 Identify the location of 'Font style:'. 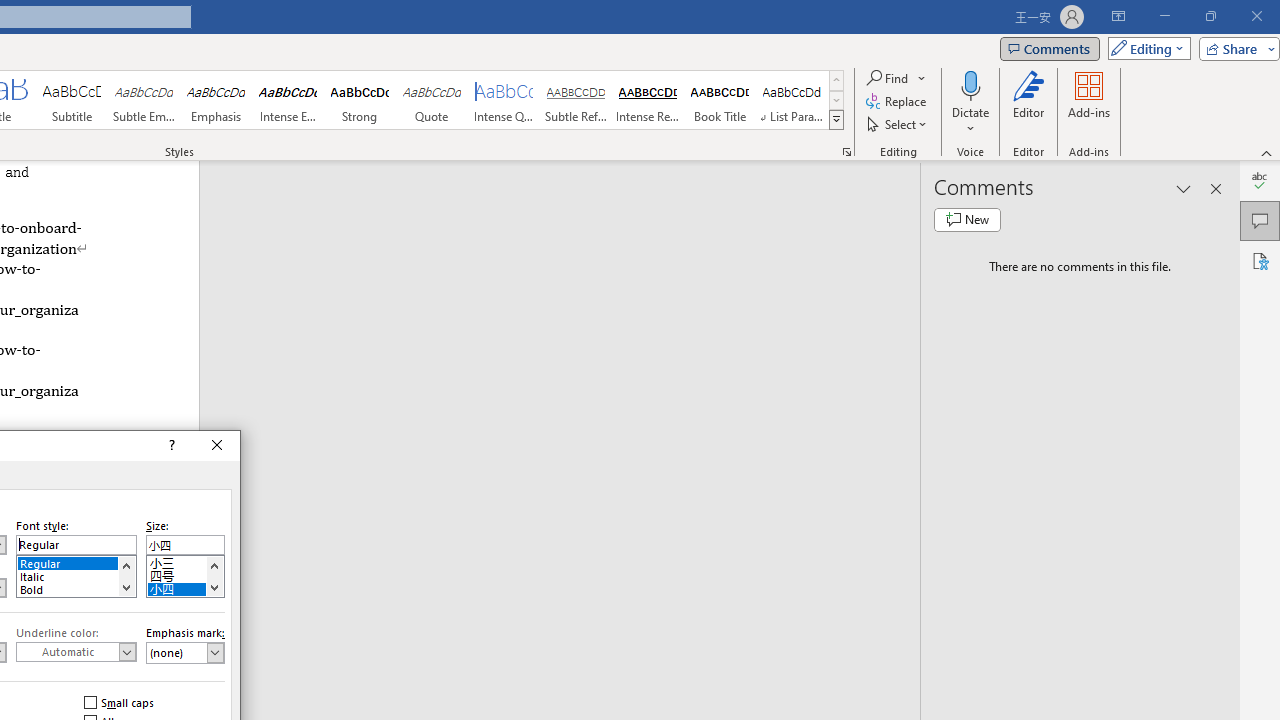
(76, 545).